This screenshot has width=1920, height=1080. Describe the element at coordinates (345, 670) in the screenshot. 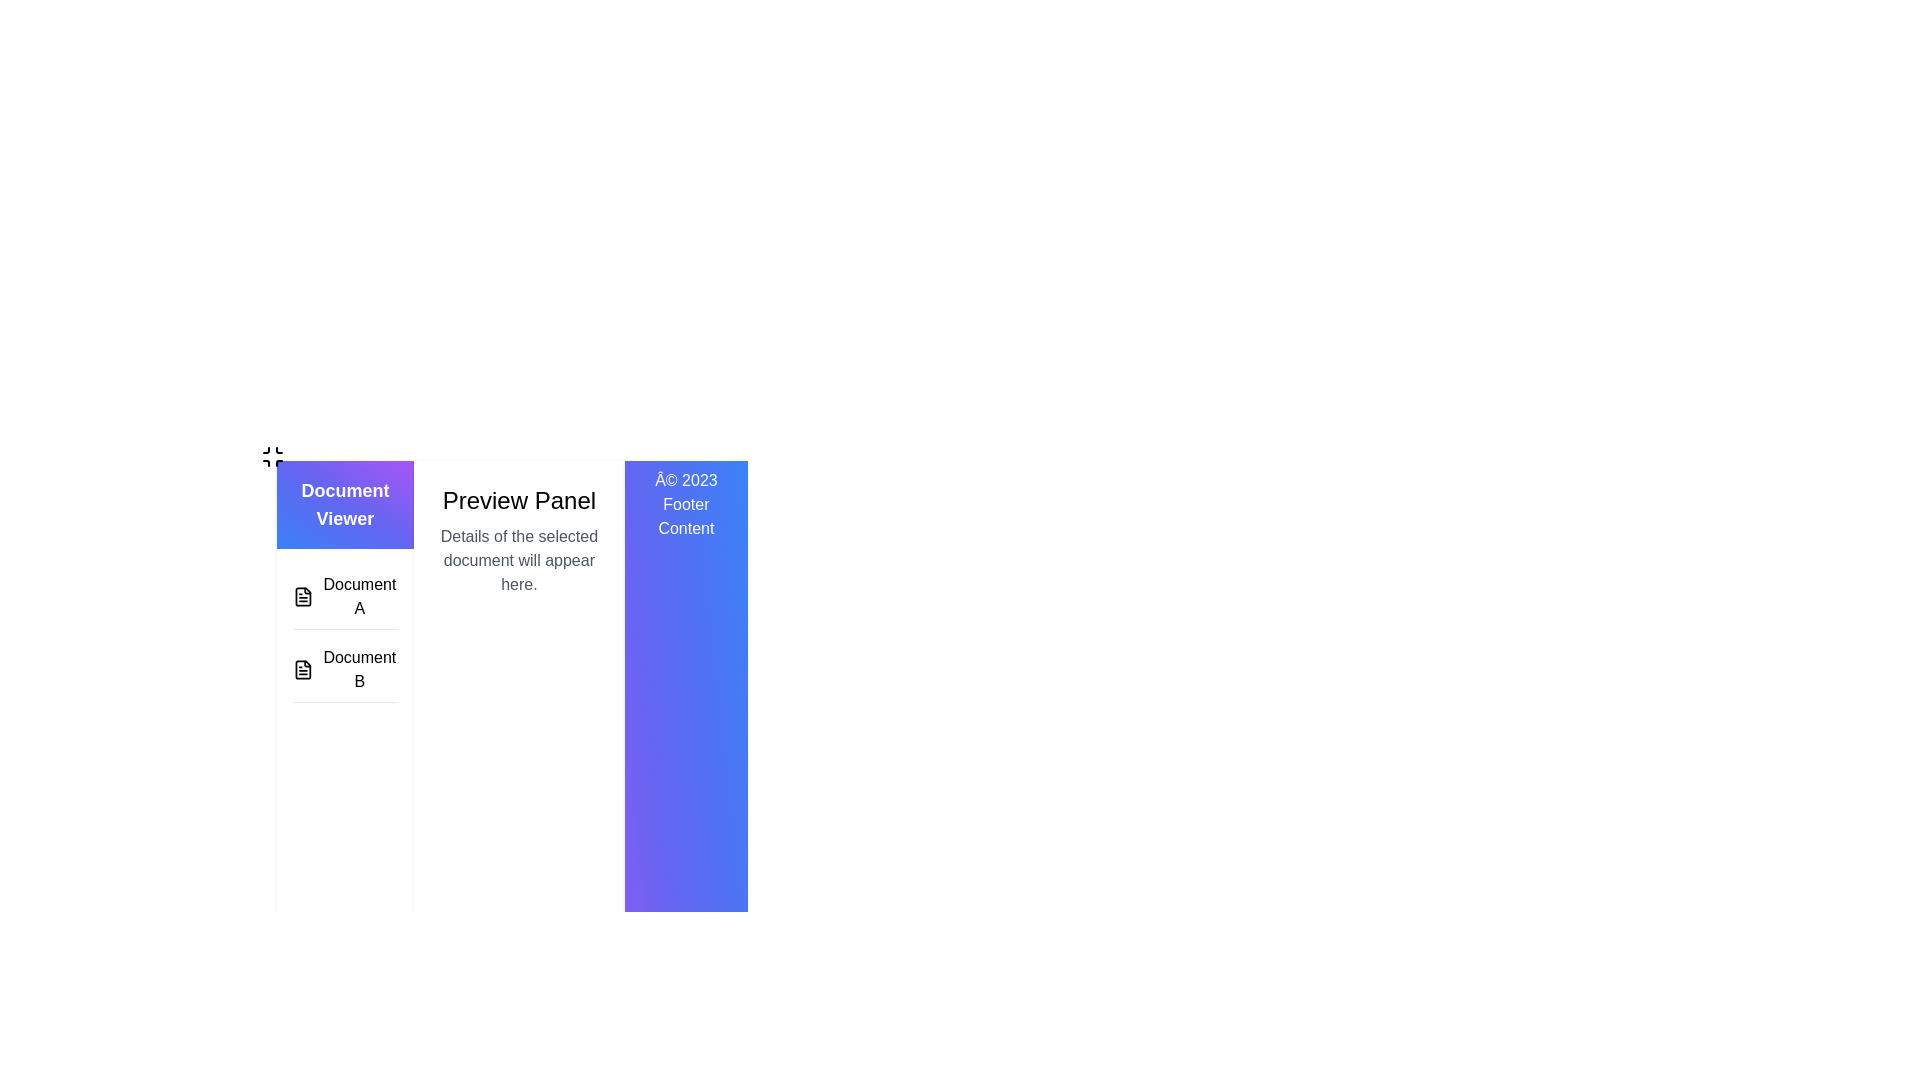

I see `the icon of the second list item labeled 'Document B' in the 'Document Viewer' section` at that location.